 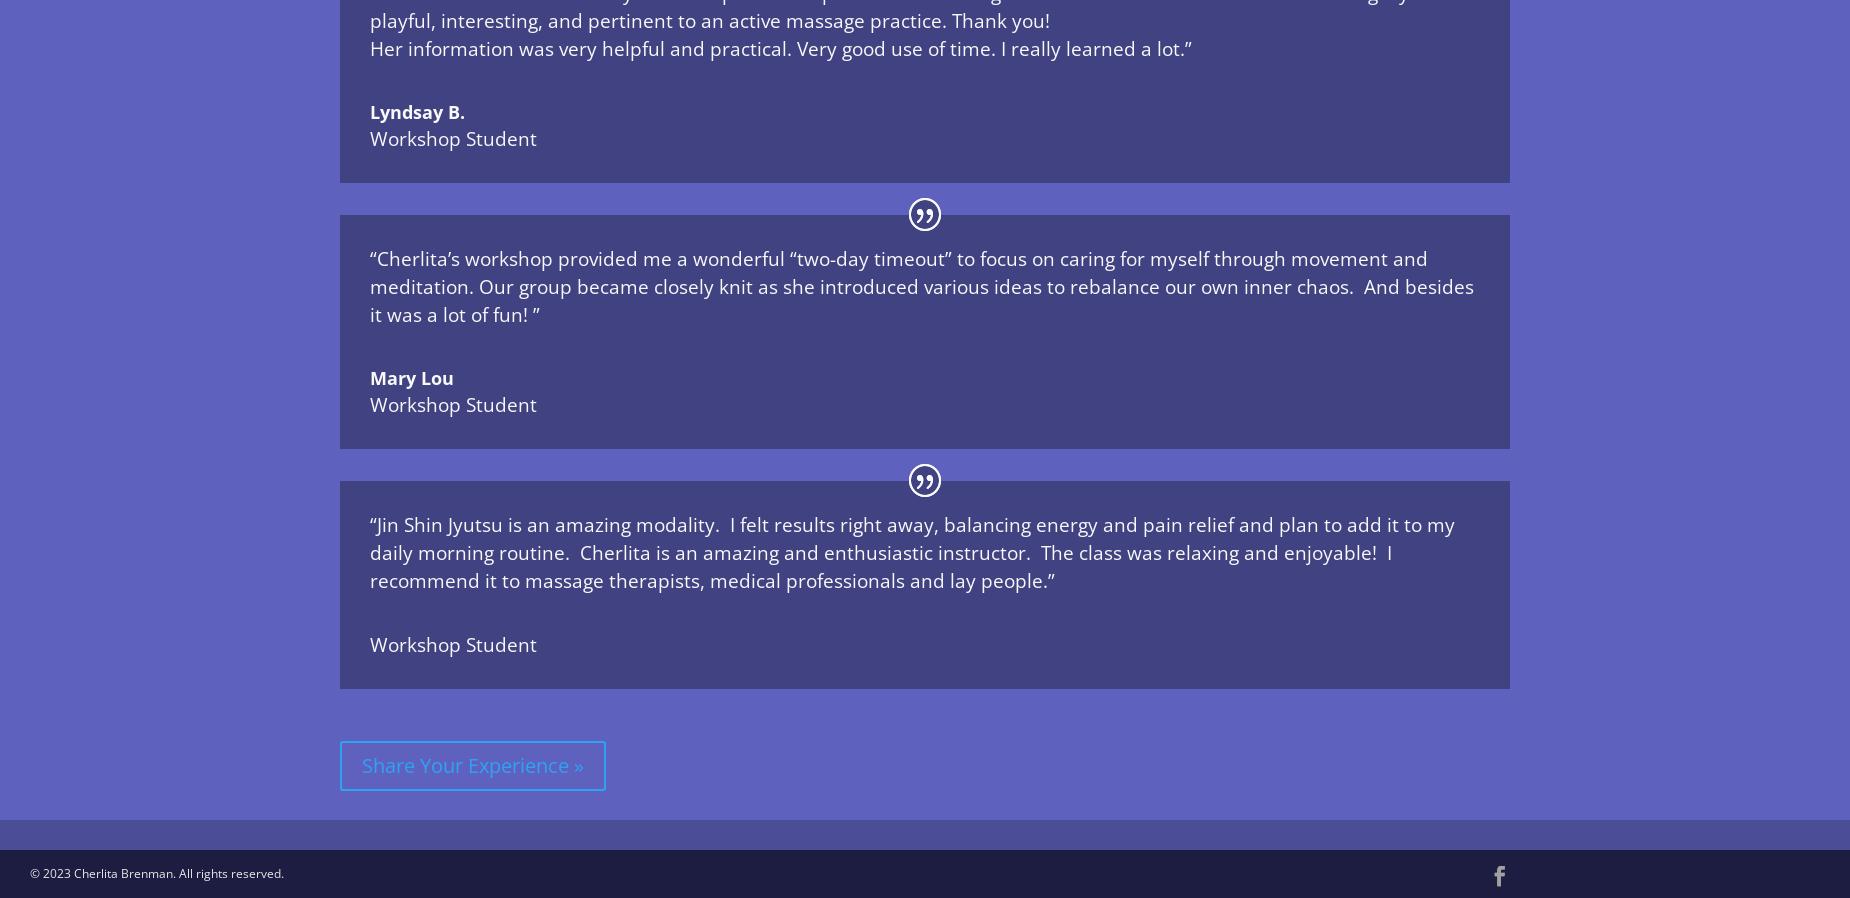 I want to click on 'rebalance', so click(x=1113, y=286).